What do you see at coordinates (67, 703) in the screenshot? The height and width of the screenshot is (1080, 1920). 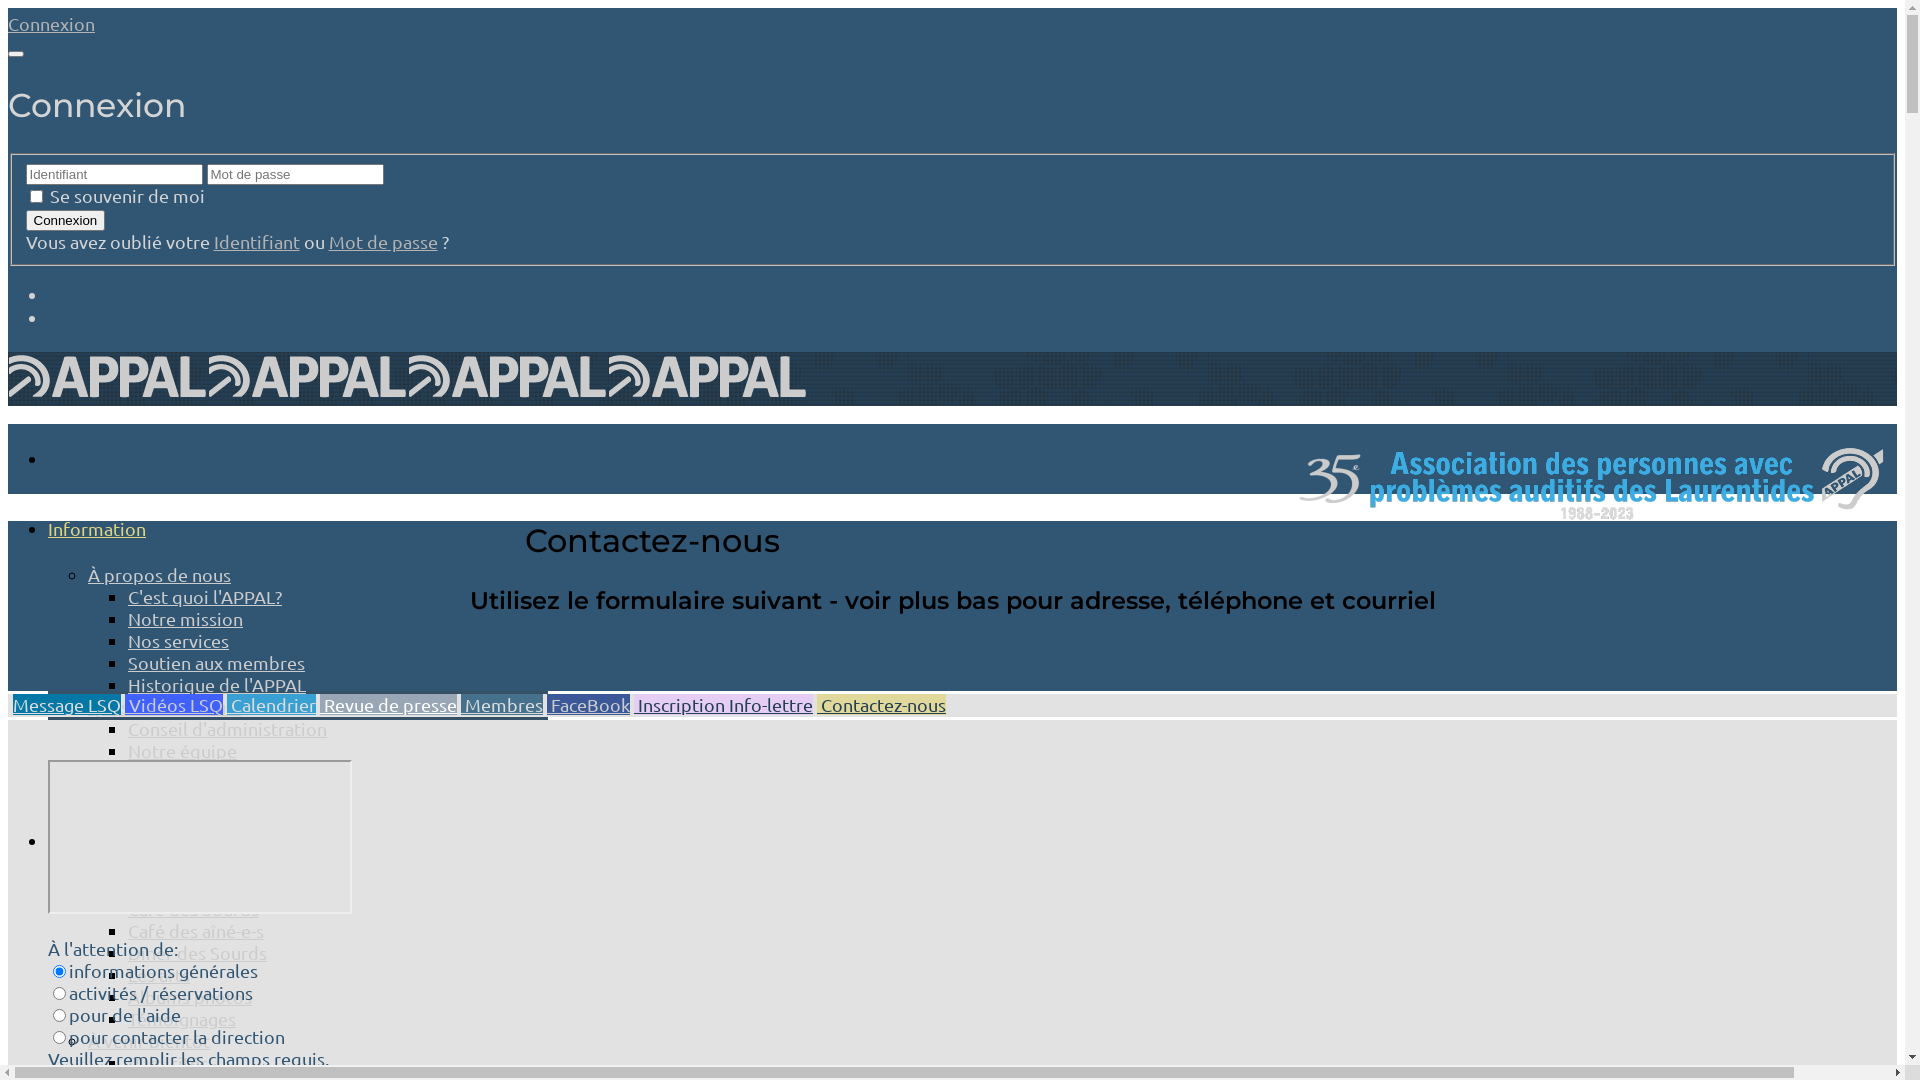 I see `'Message LSQ'` at bounding box center [67, 703].